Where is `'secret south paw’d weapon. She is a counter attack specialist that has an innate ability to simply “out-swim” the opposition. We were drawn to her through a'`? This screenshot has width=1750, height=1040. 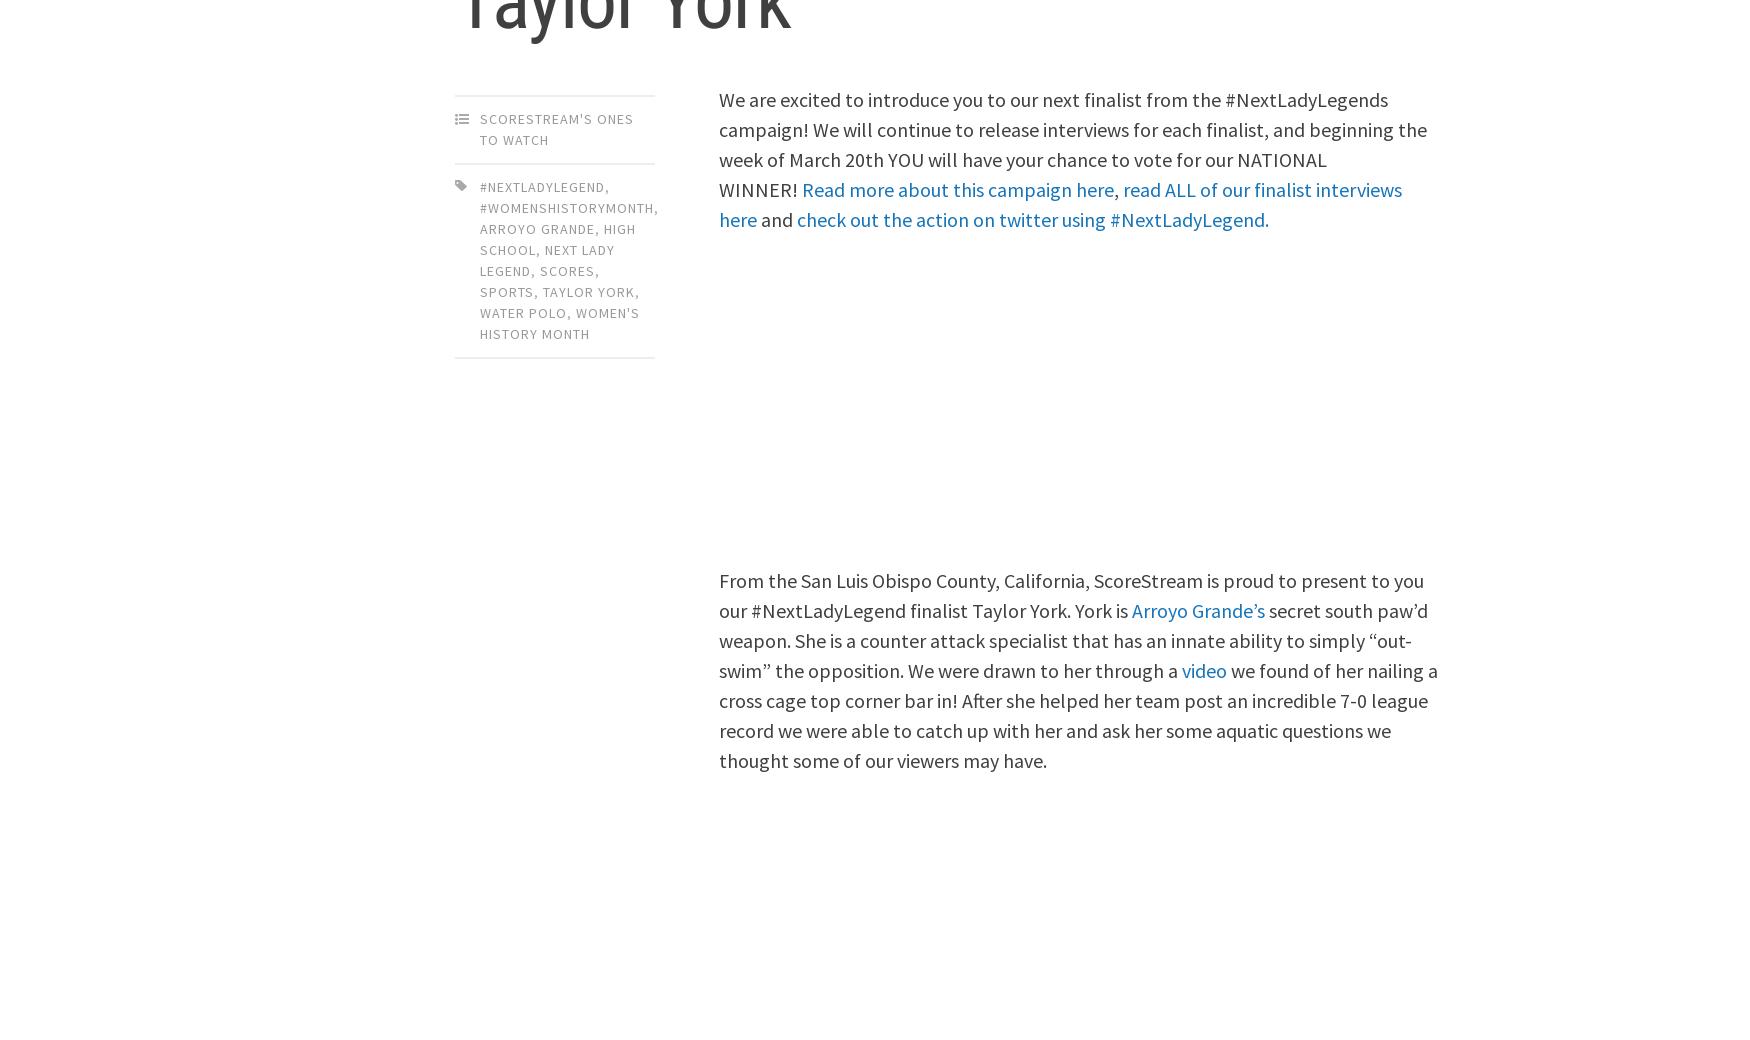
'secret south paw’d weapon. She is a counter attack specialist that has an innate ability to simply “out-swim” the opposition. We were drawn to her through a' is located at coordinates (1073, 638).